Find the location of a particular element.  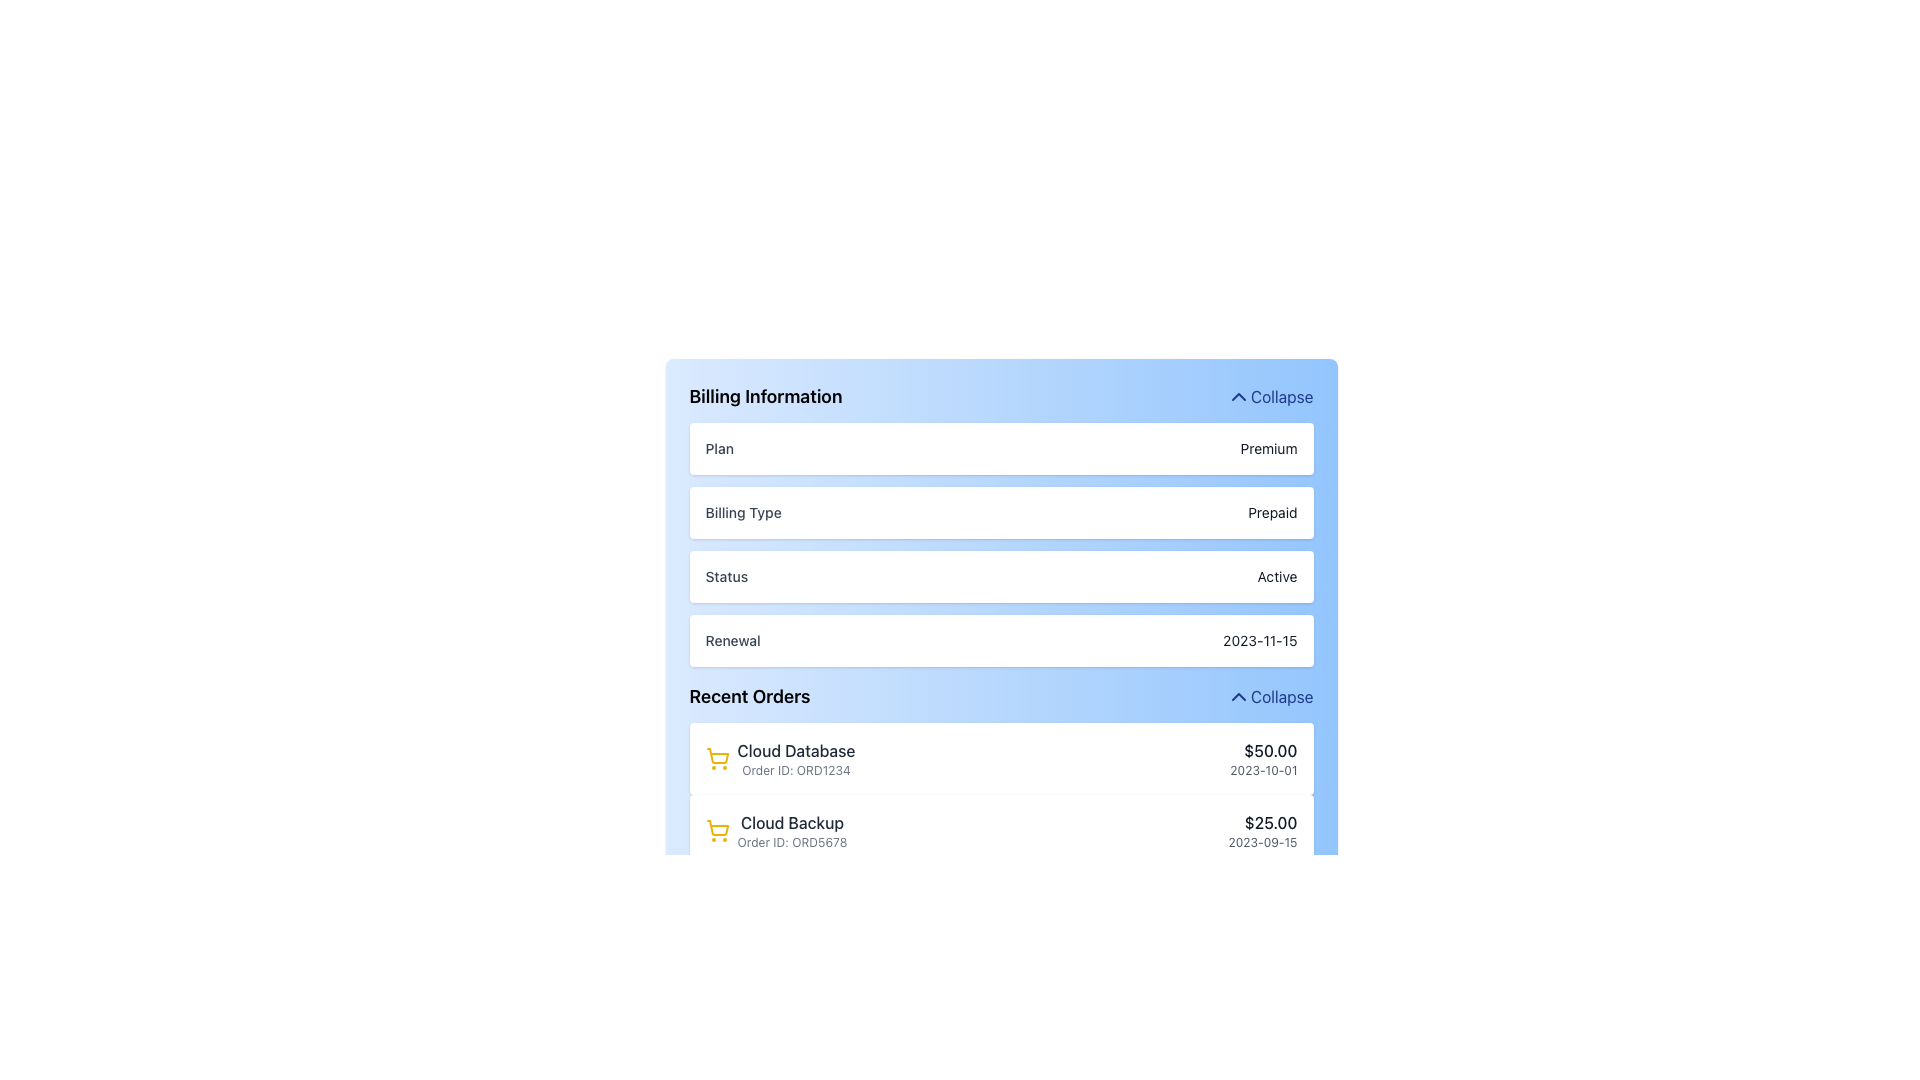

the second entry in the 'Recent Orders' section, which represents an item with details including name, order ID, cost, and date is located at coordinates (1001, 830).